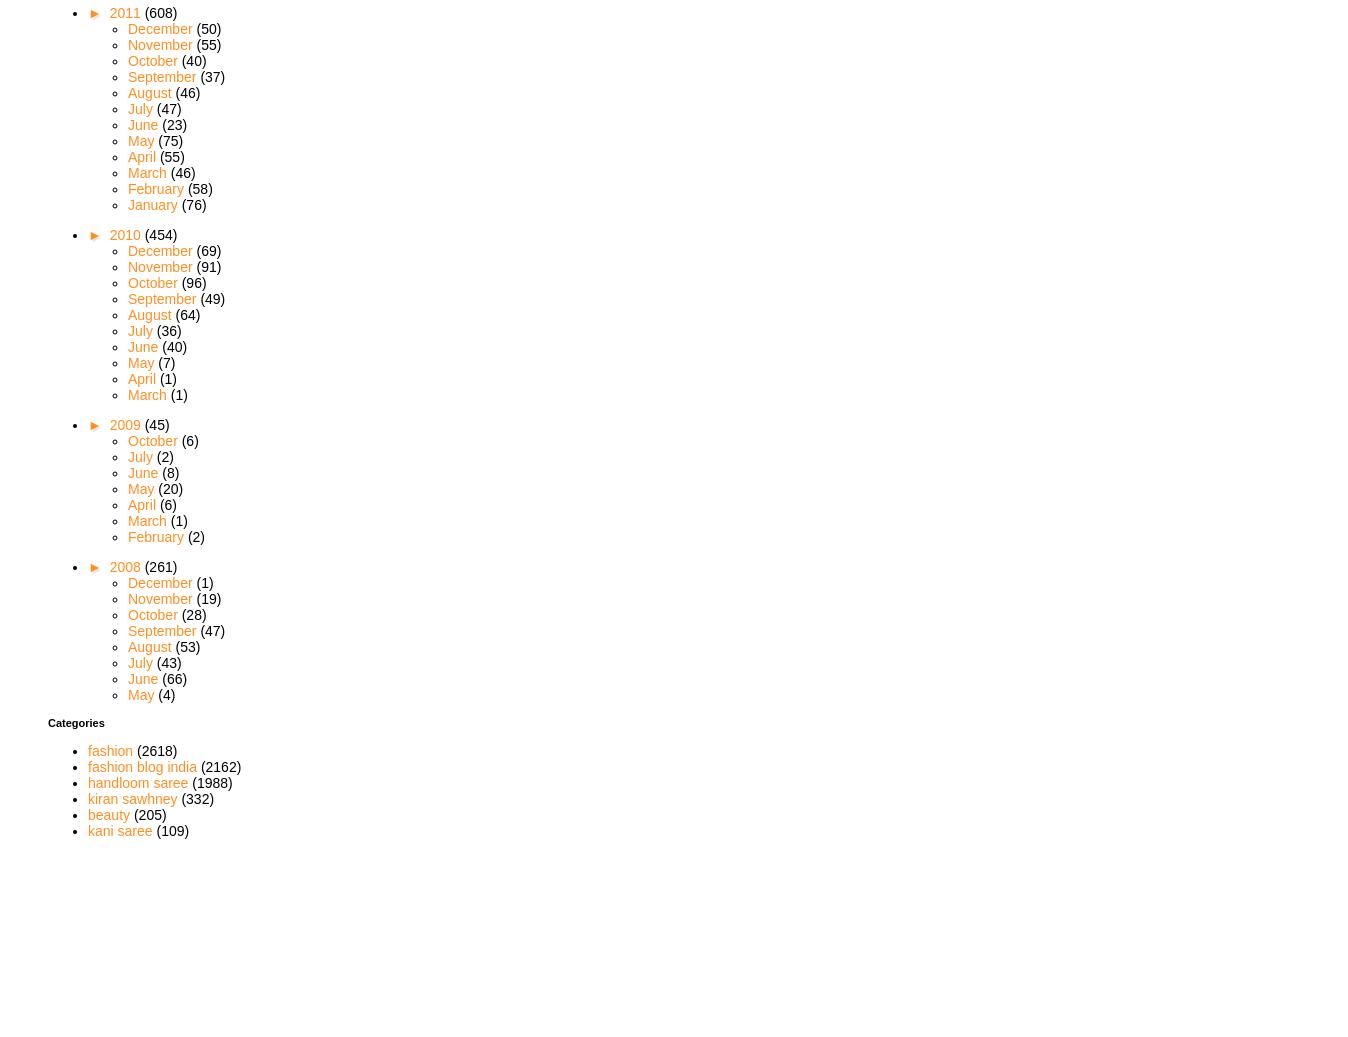 Image resolution: width=1348 pixels, height=1037 pixels. Describe the element at coordinates (208, 26) in the screenshot. I see `'(50)'` at that location.